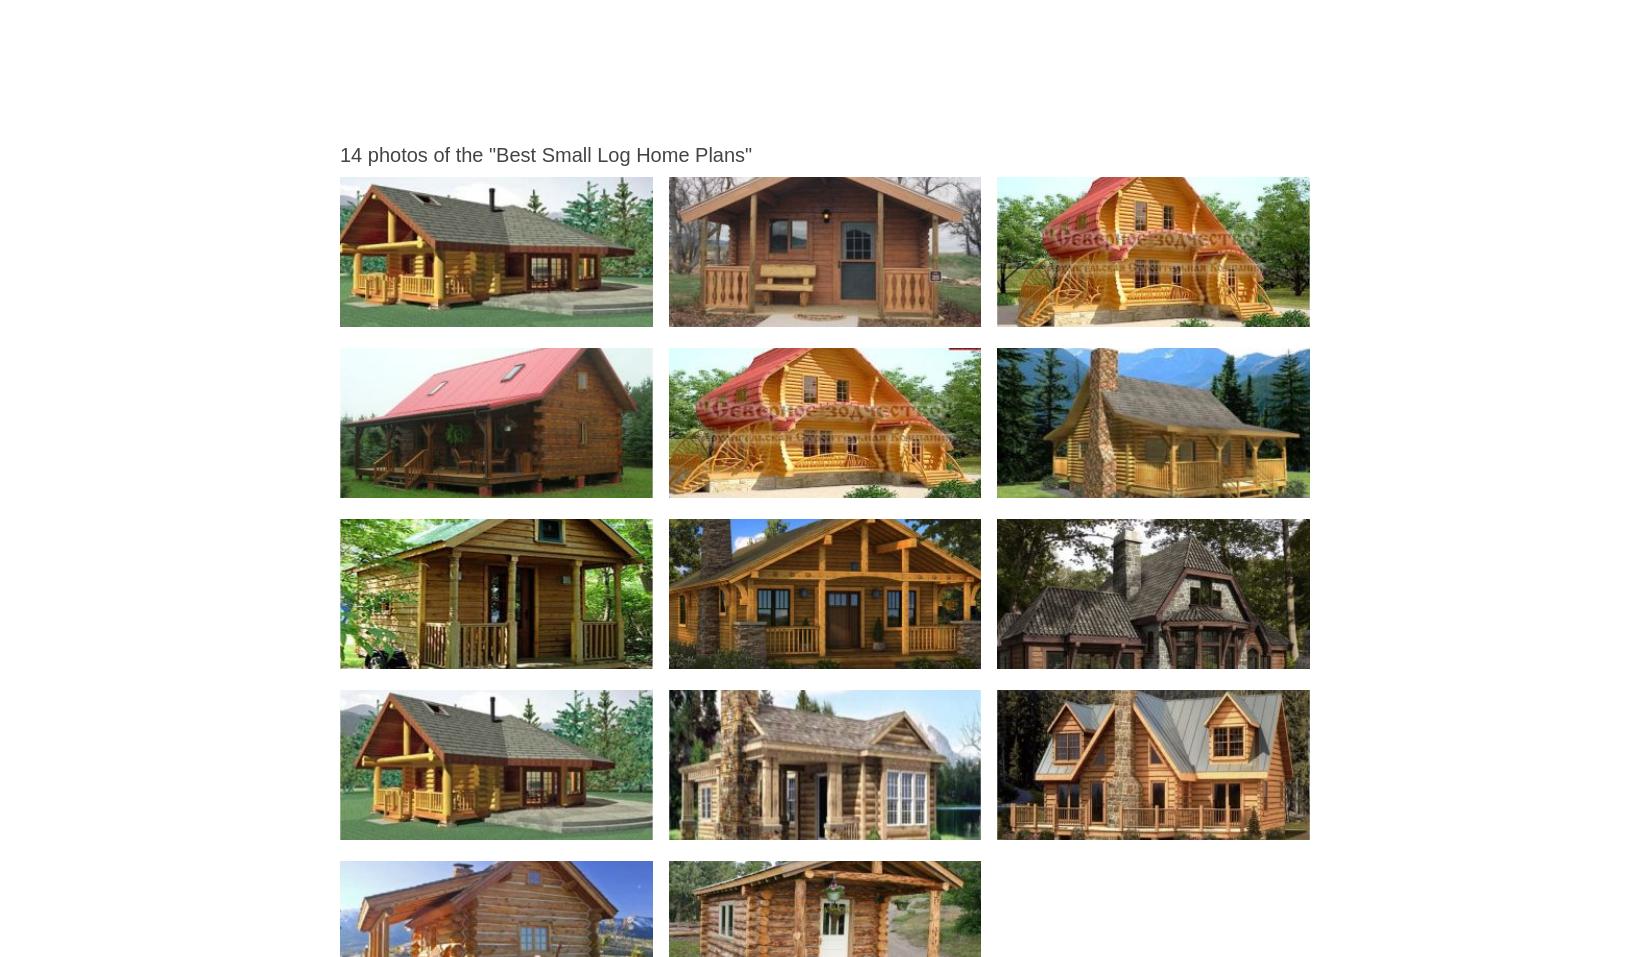 The width and height of the screenshot is (1650, 957). I want to click on 'Best Small Log Home Plans Best Small Log Cabin Kits Small Log Cabin Kits Floor Plans', so click(907, 309).